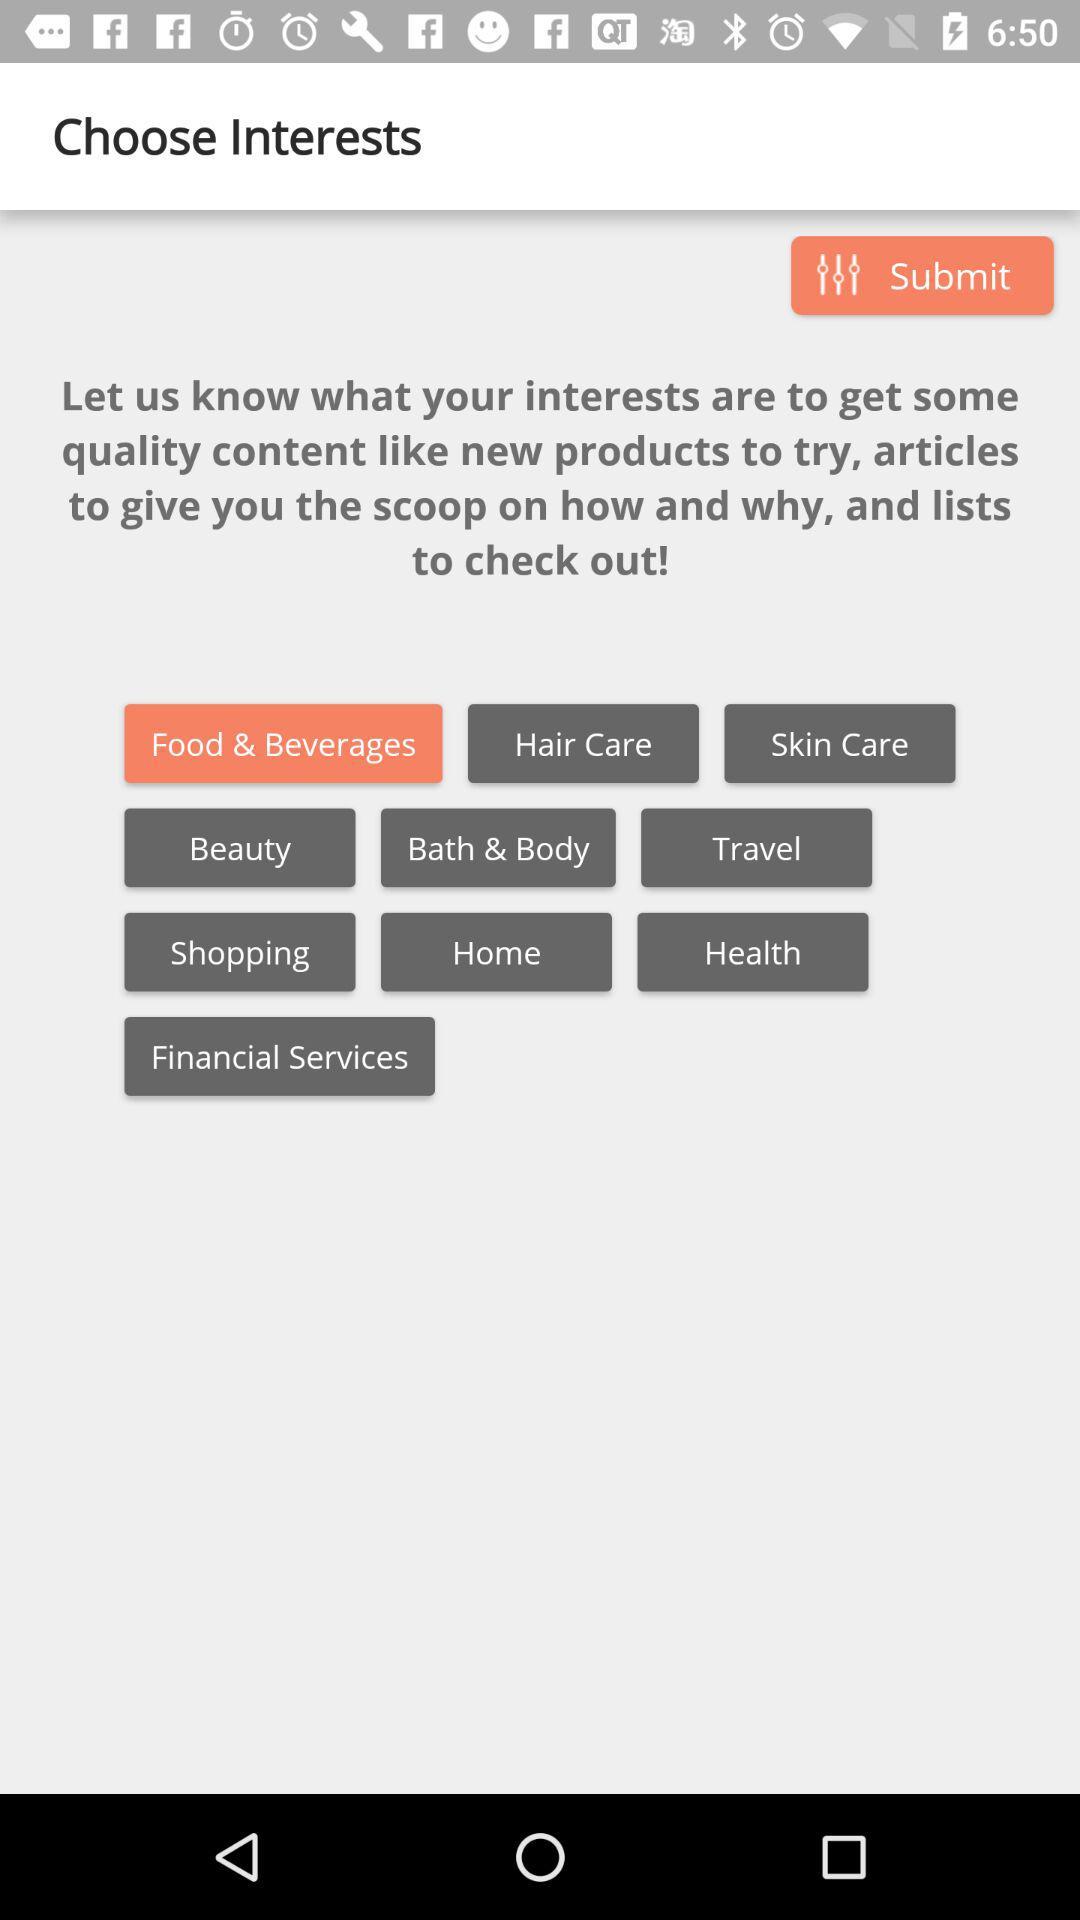 The height and width of the screenshot is (1920, 1080). Describe the element at coordinates (238, 951) in the screenshot. I see `shopping item` at that location.